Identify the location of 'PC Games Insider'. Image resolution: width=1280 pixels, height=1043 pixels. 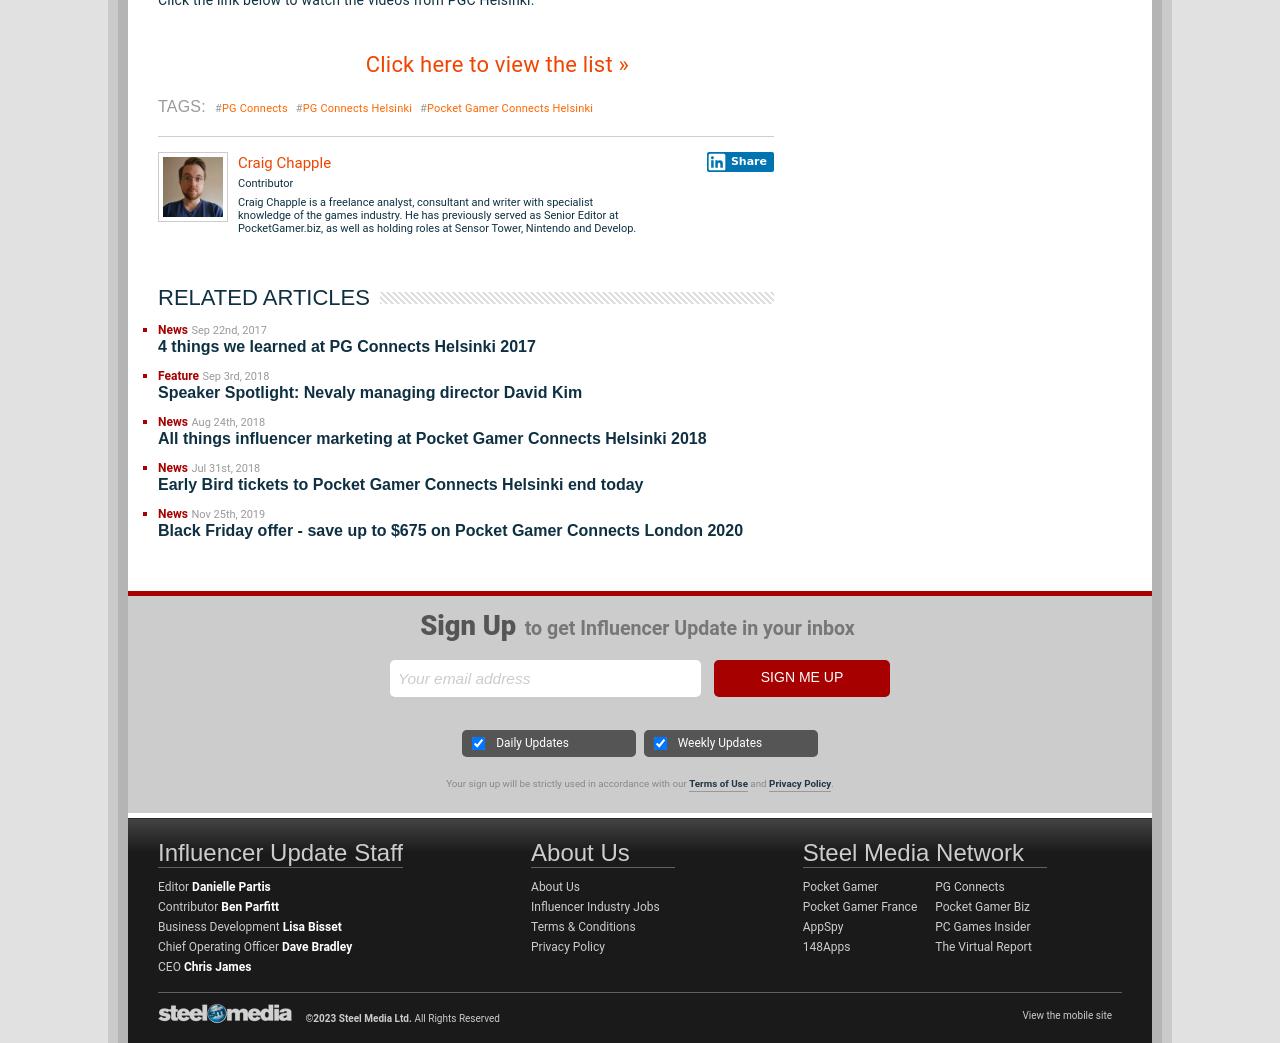
(934, 926).